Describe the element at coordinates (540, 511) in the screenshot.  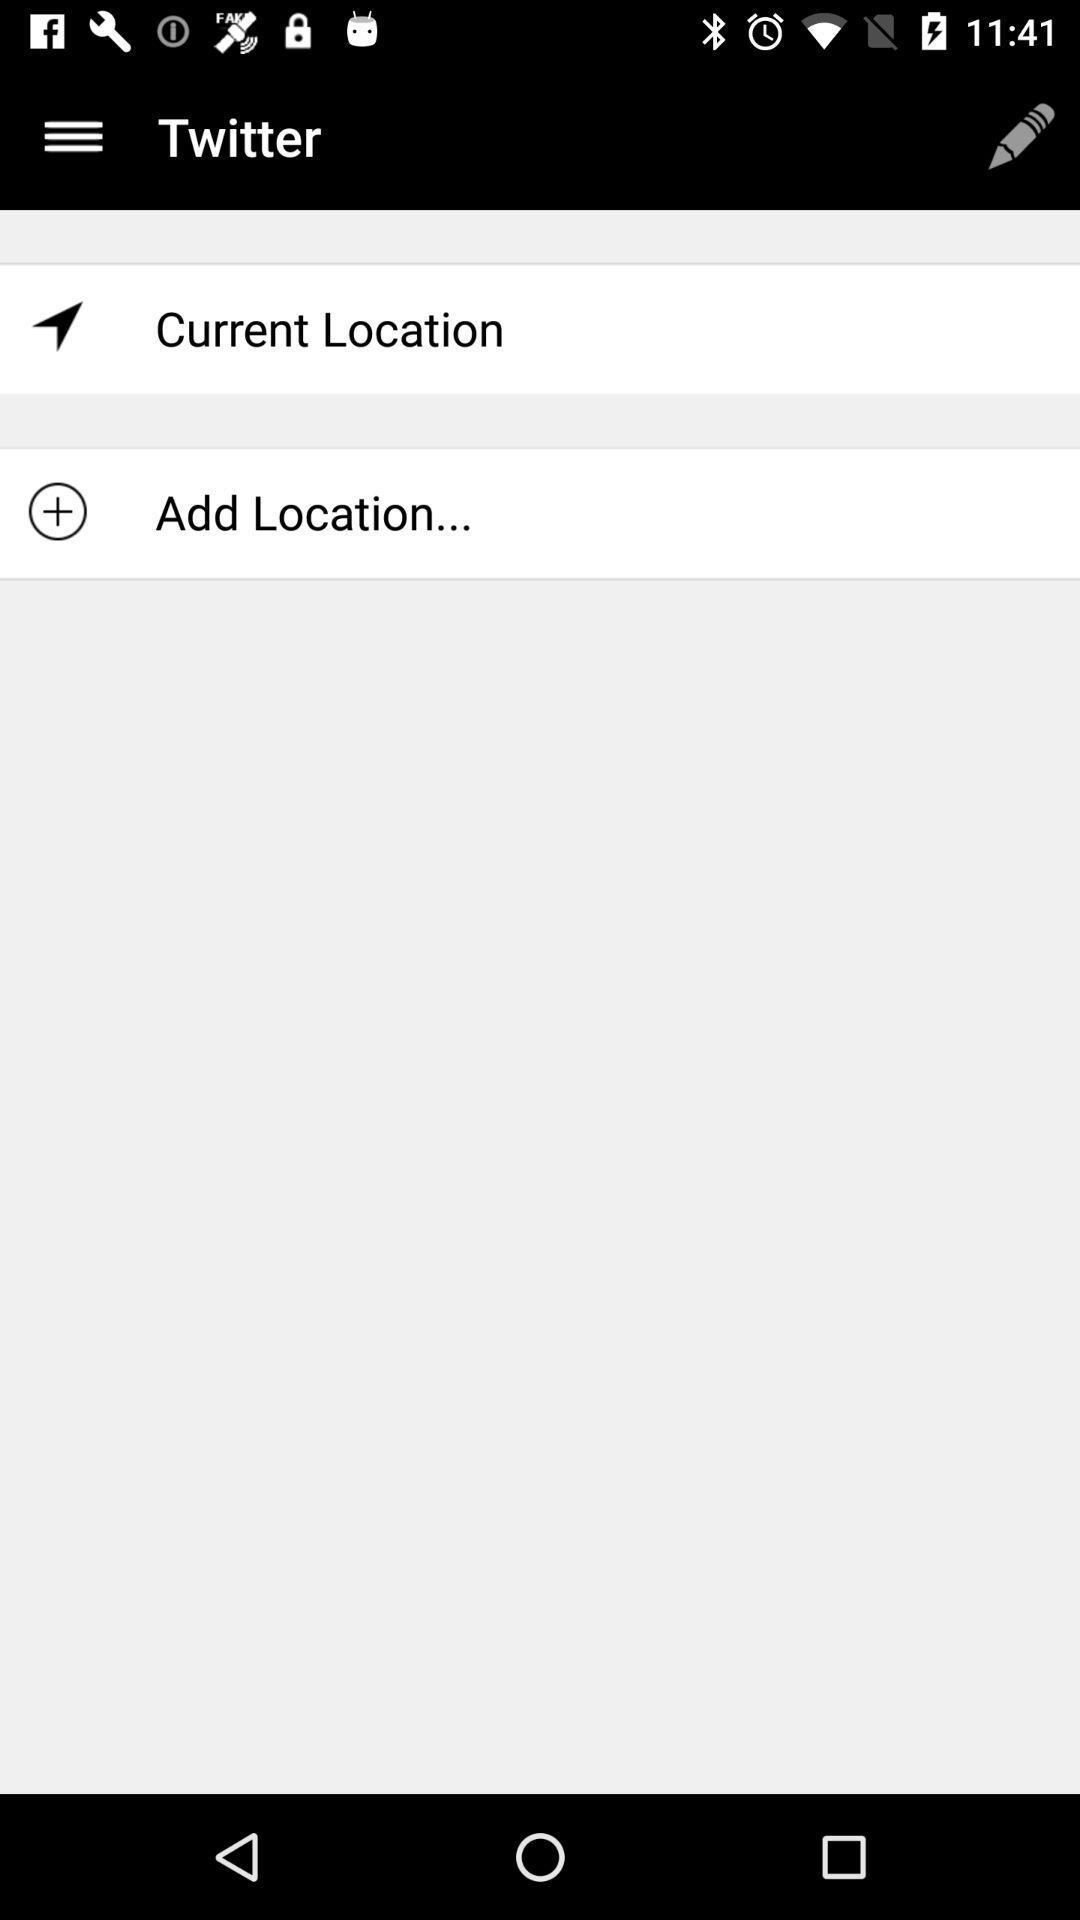
I see `the add location... item` at that location.